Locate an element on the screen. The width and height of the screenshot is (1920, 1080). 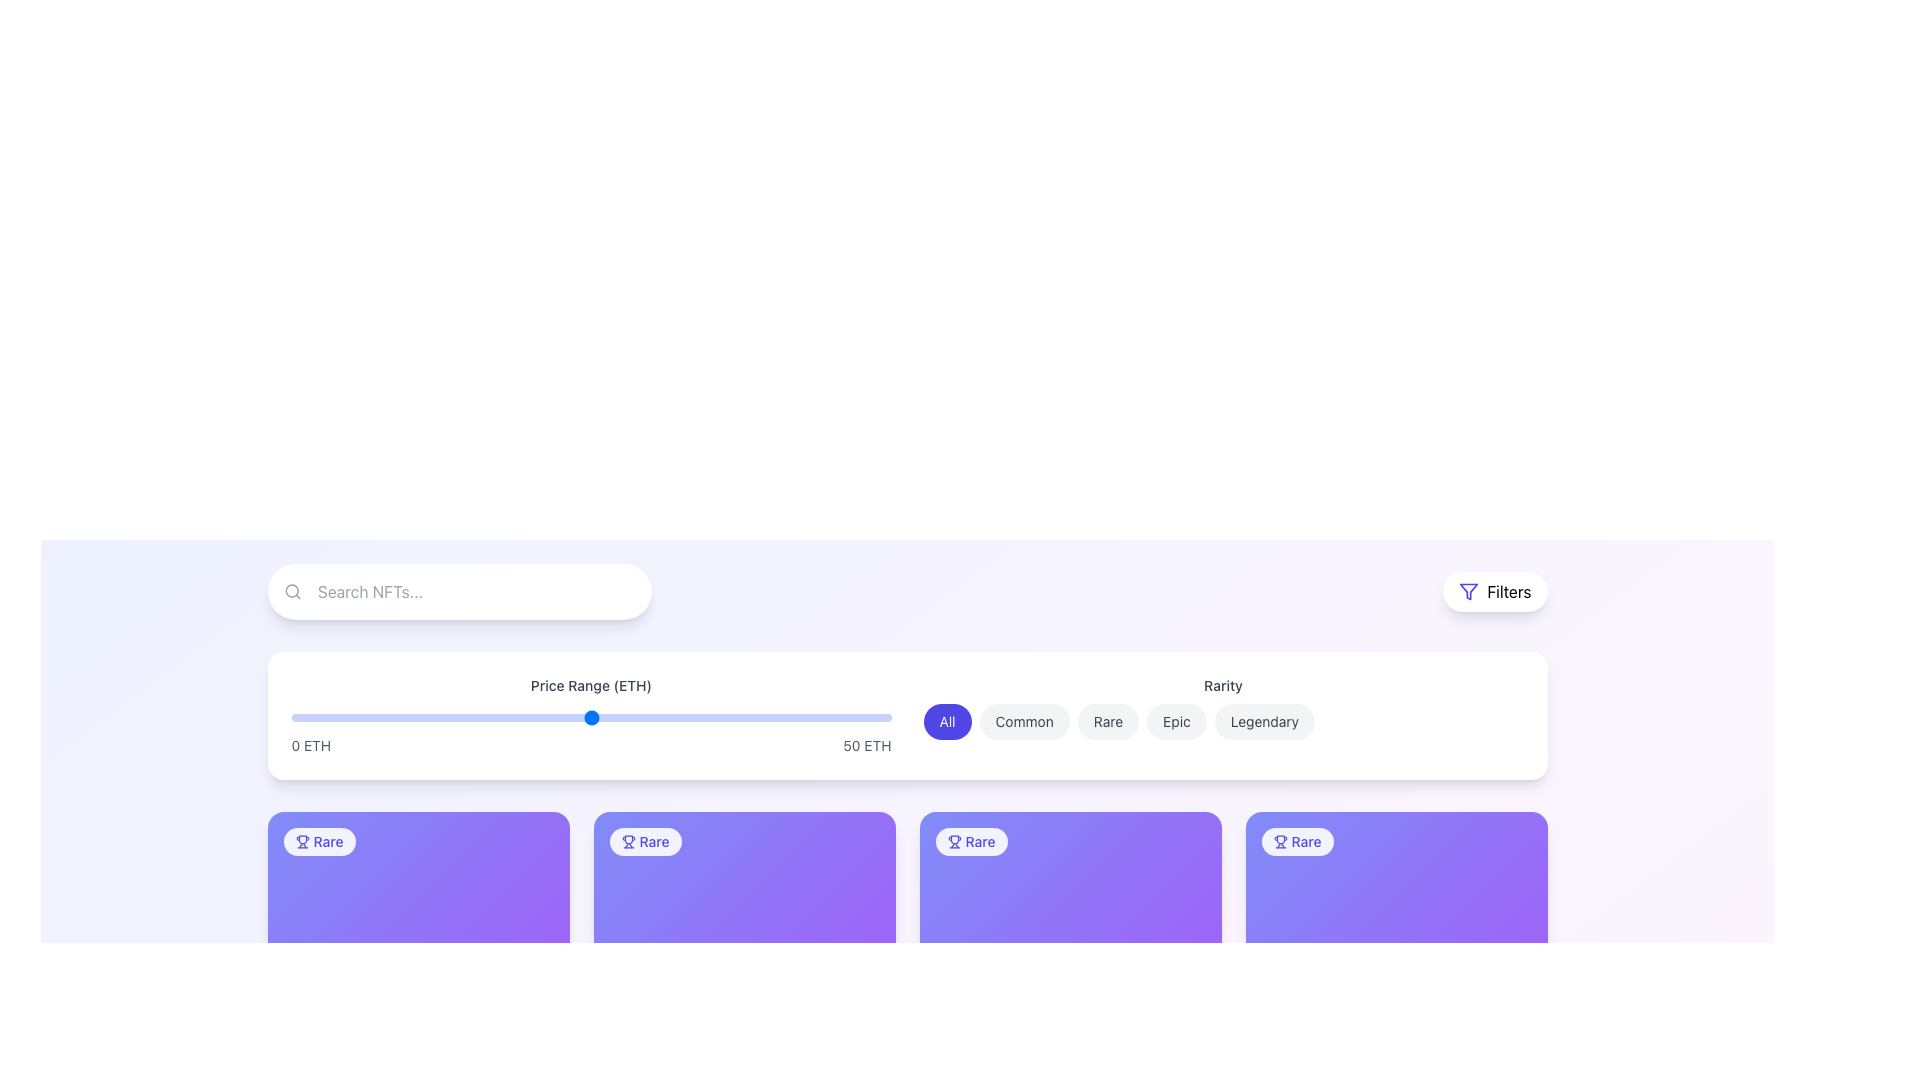
the button located at the top-right corner of the UI toolbar to observe its hover effects is located at coordinates (1495, 590).